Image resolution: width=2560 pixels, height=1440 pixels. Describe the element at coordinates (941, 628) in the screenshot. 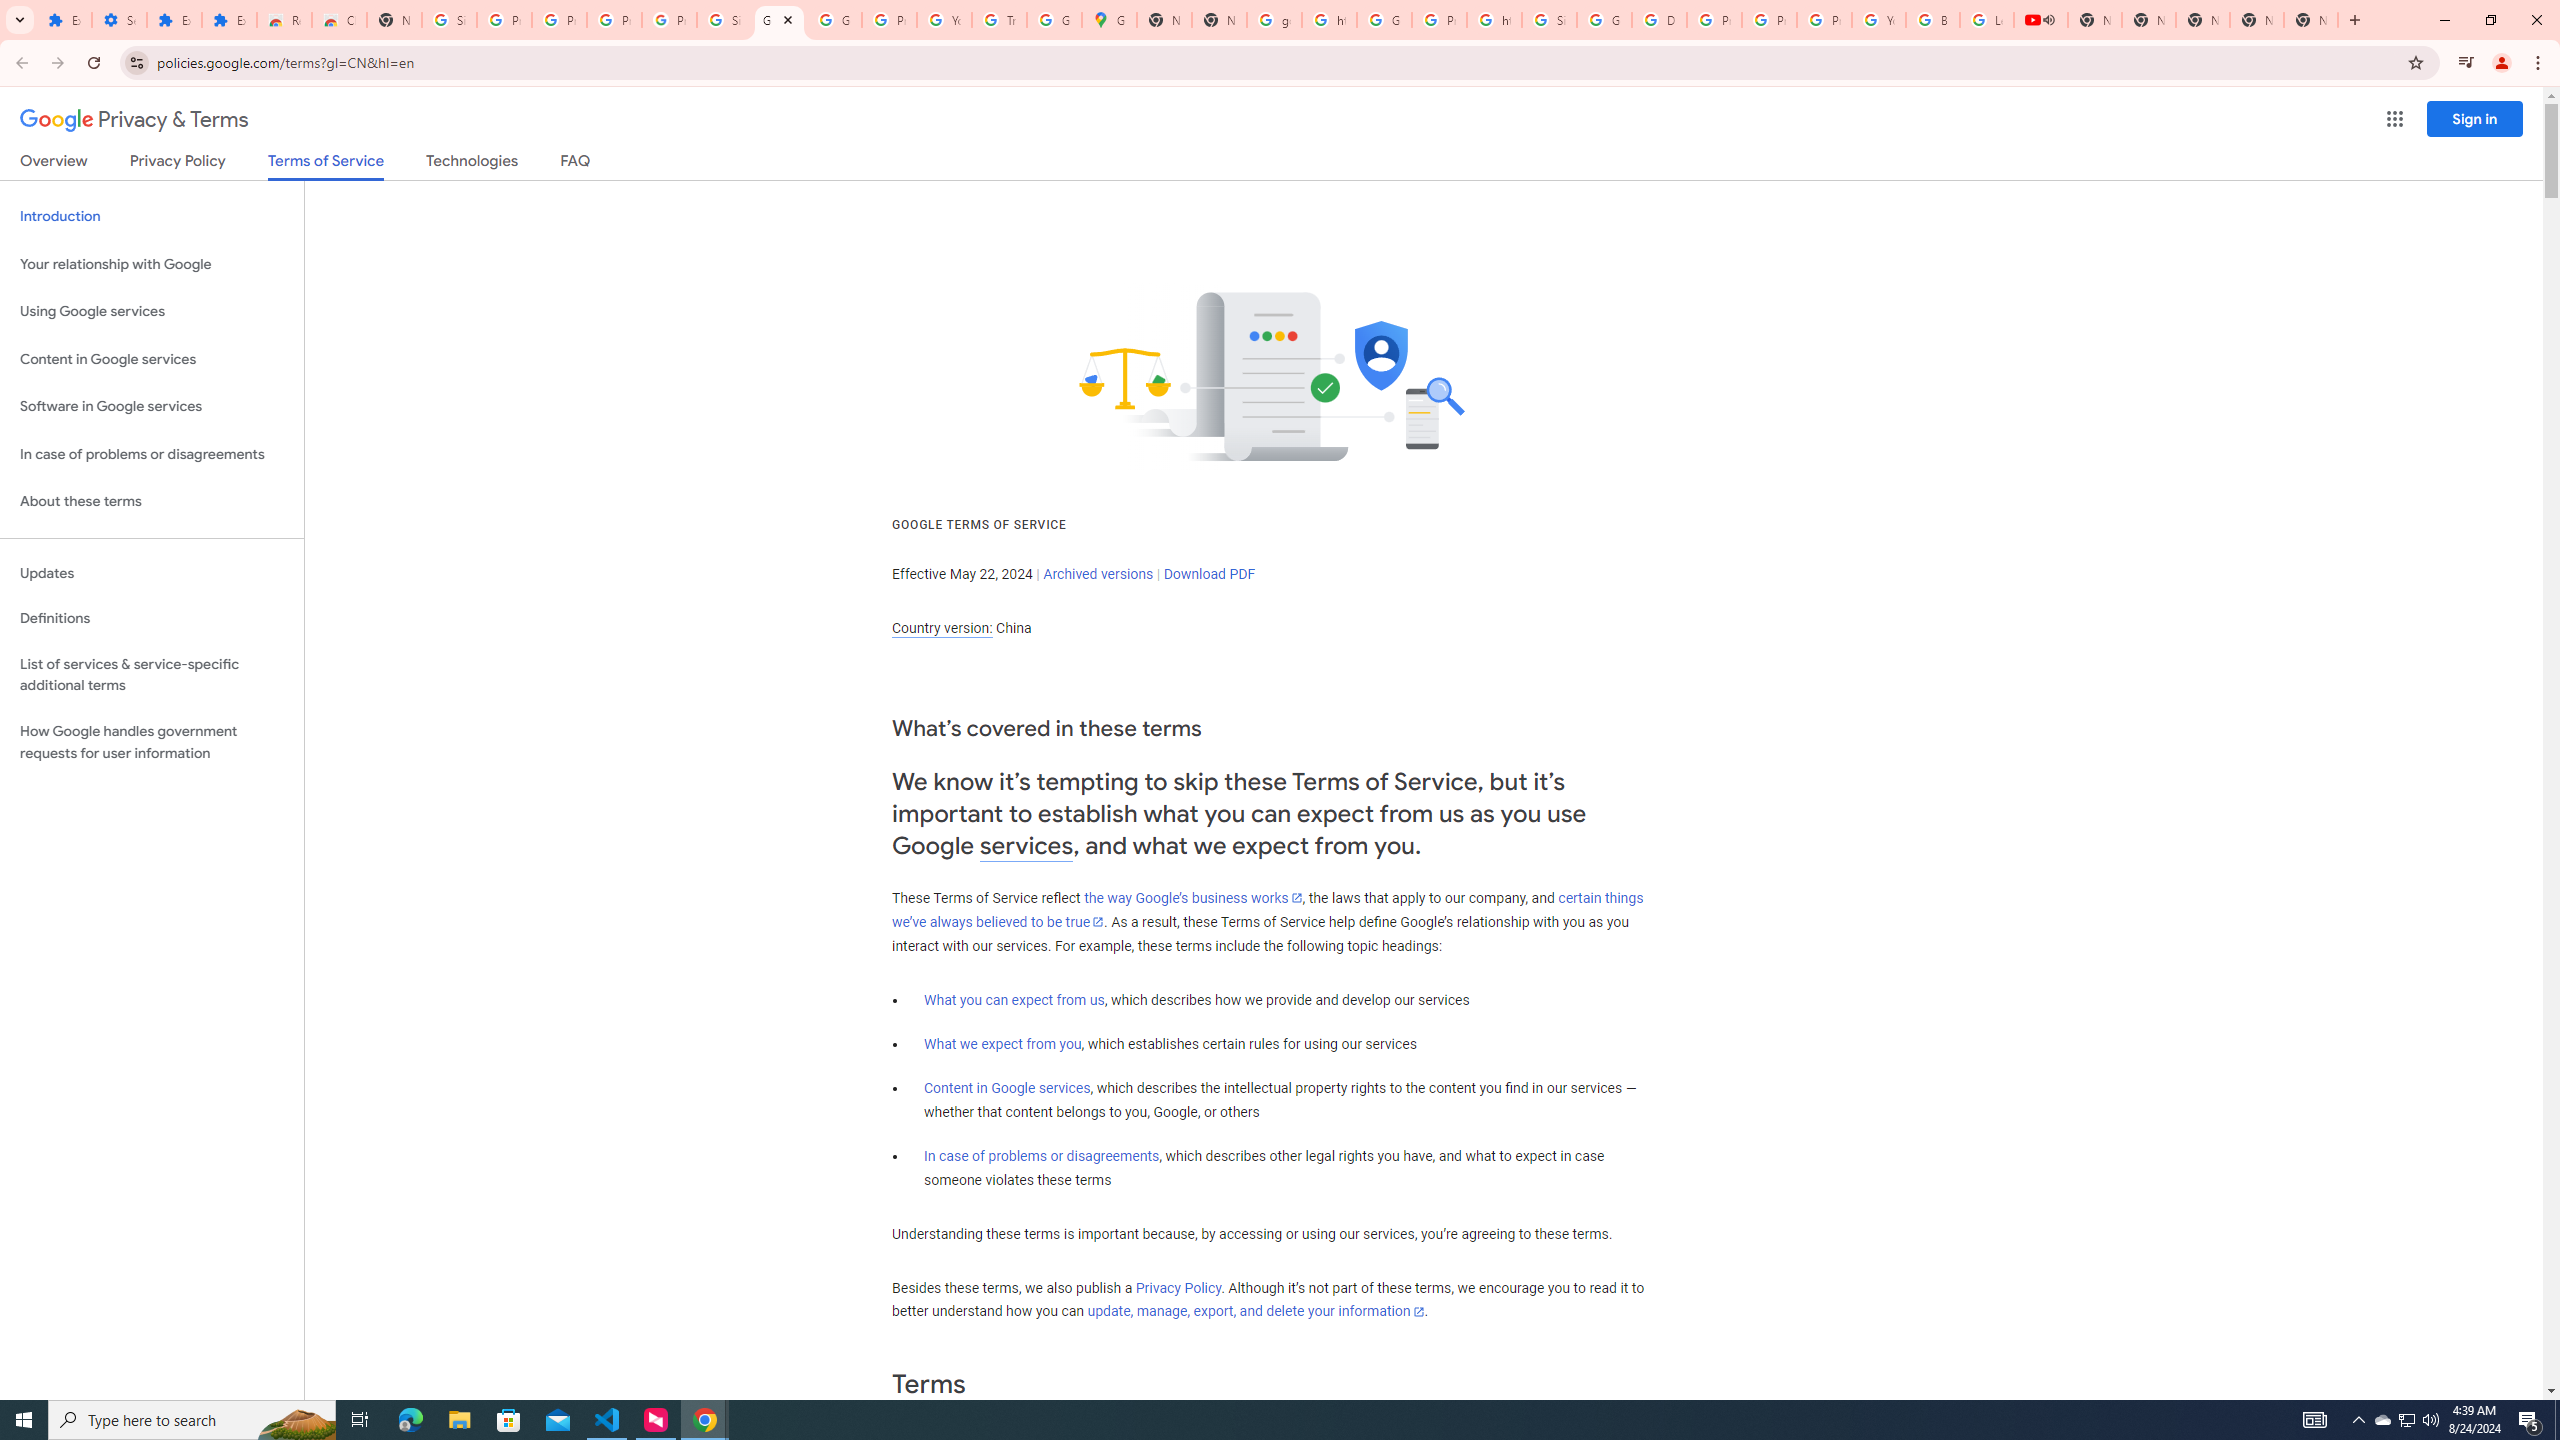

I see `'Country version:'` at that location.